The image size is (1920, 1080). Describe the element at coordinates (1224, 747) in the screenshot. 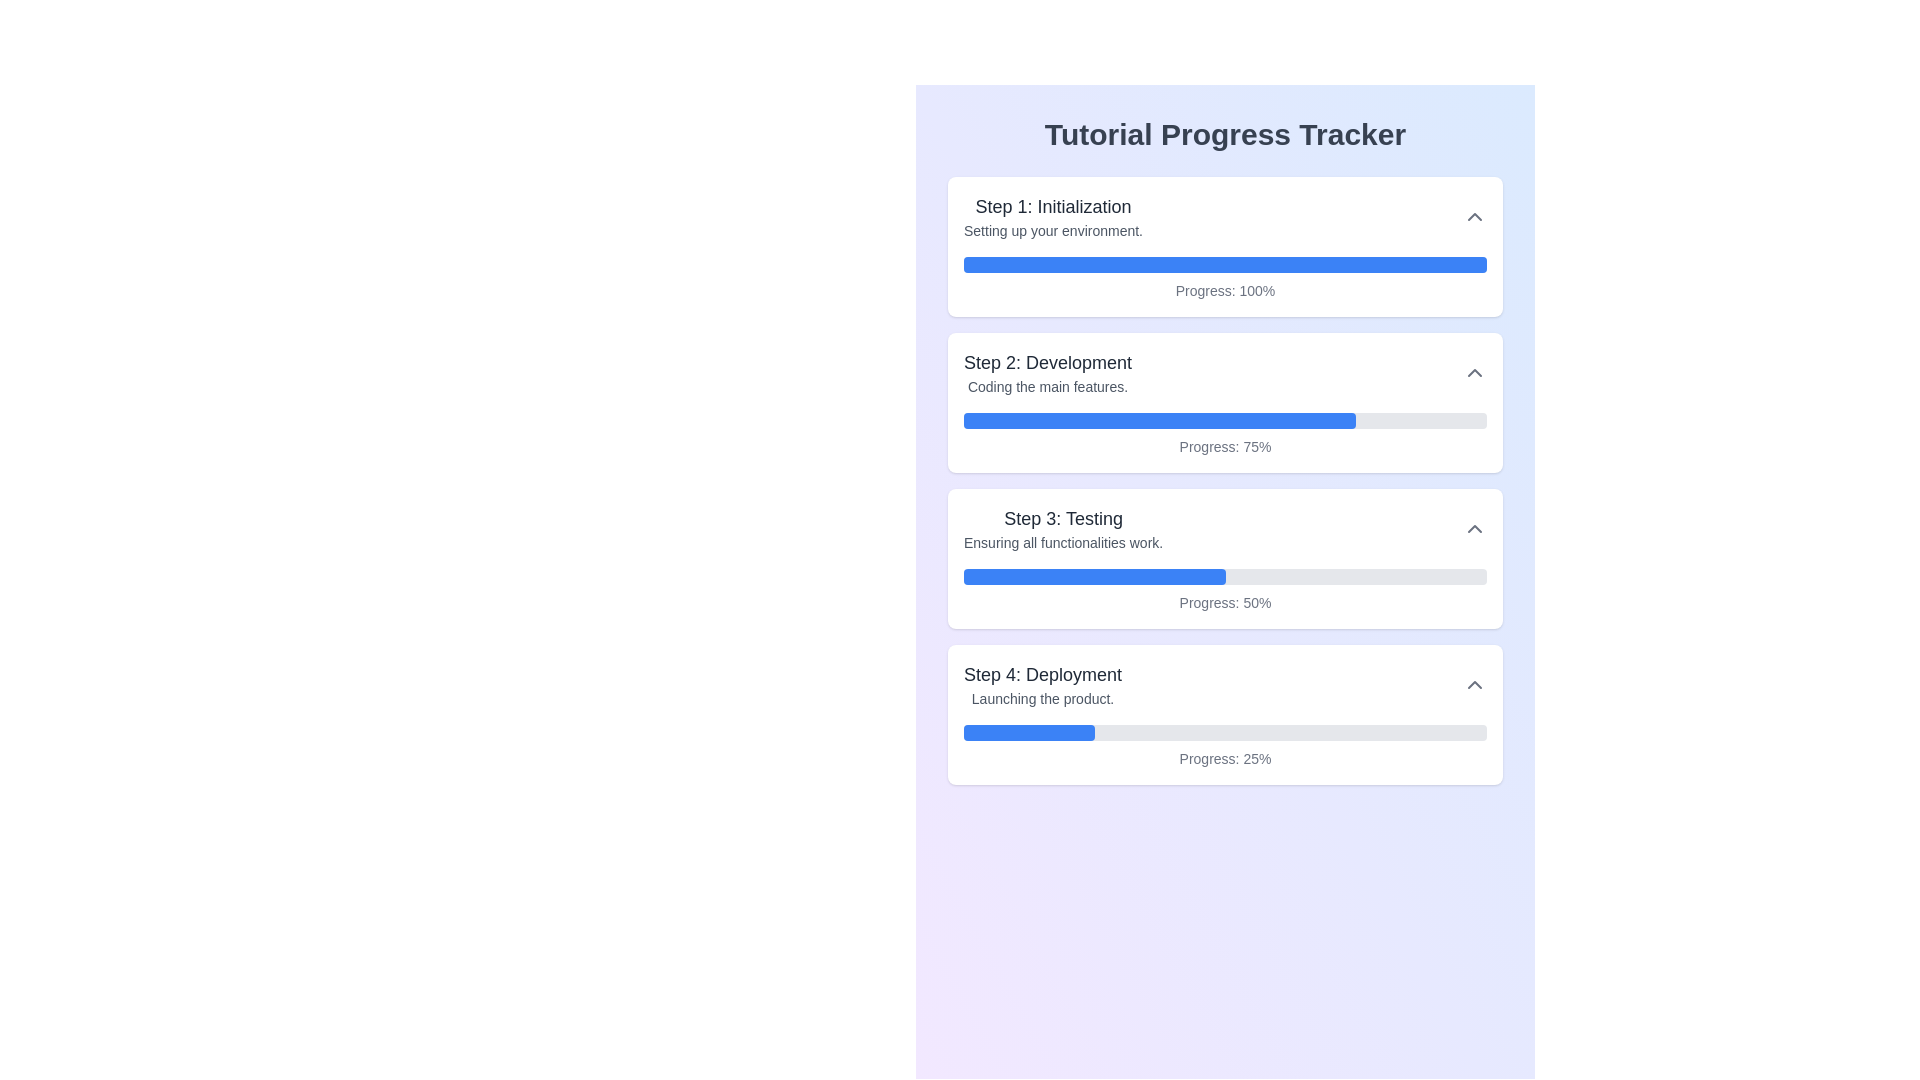

I see `progress text from the progress bar labeled 'Progress: 25%' located below the text 'Launching the product' in the fourth step 'Step 4: Deployment'` at that location.